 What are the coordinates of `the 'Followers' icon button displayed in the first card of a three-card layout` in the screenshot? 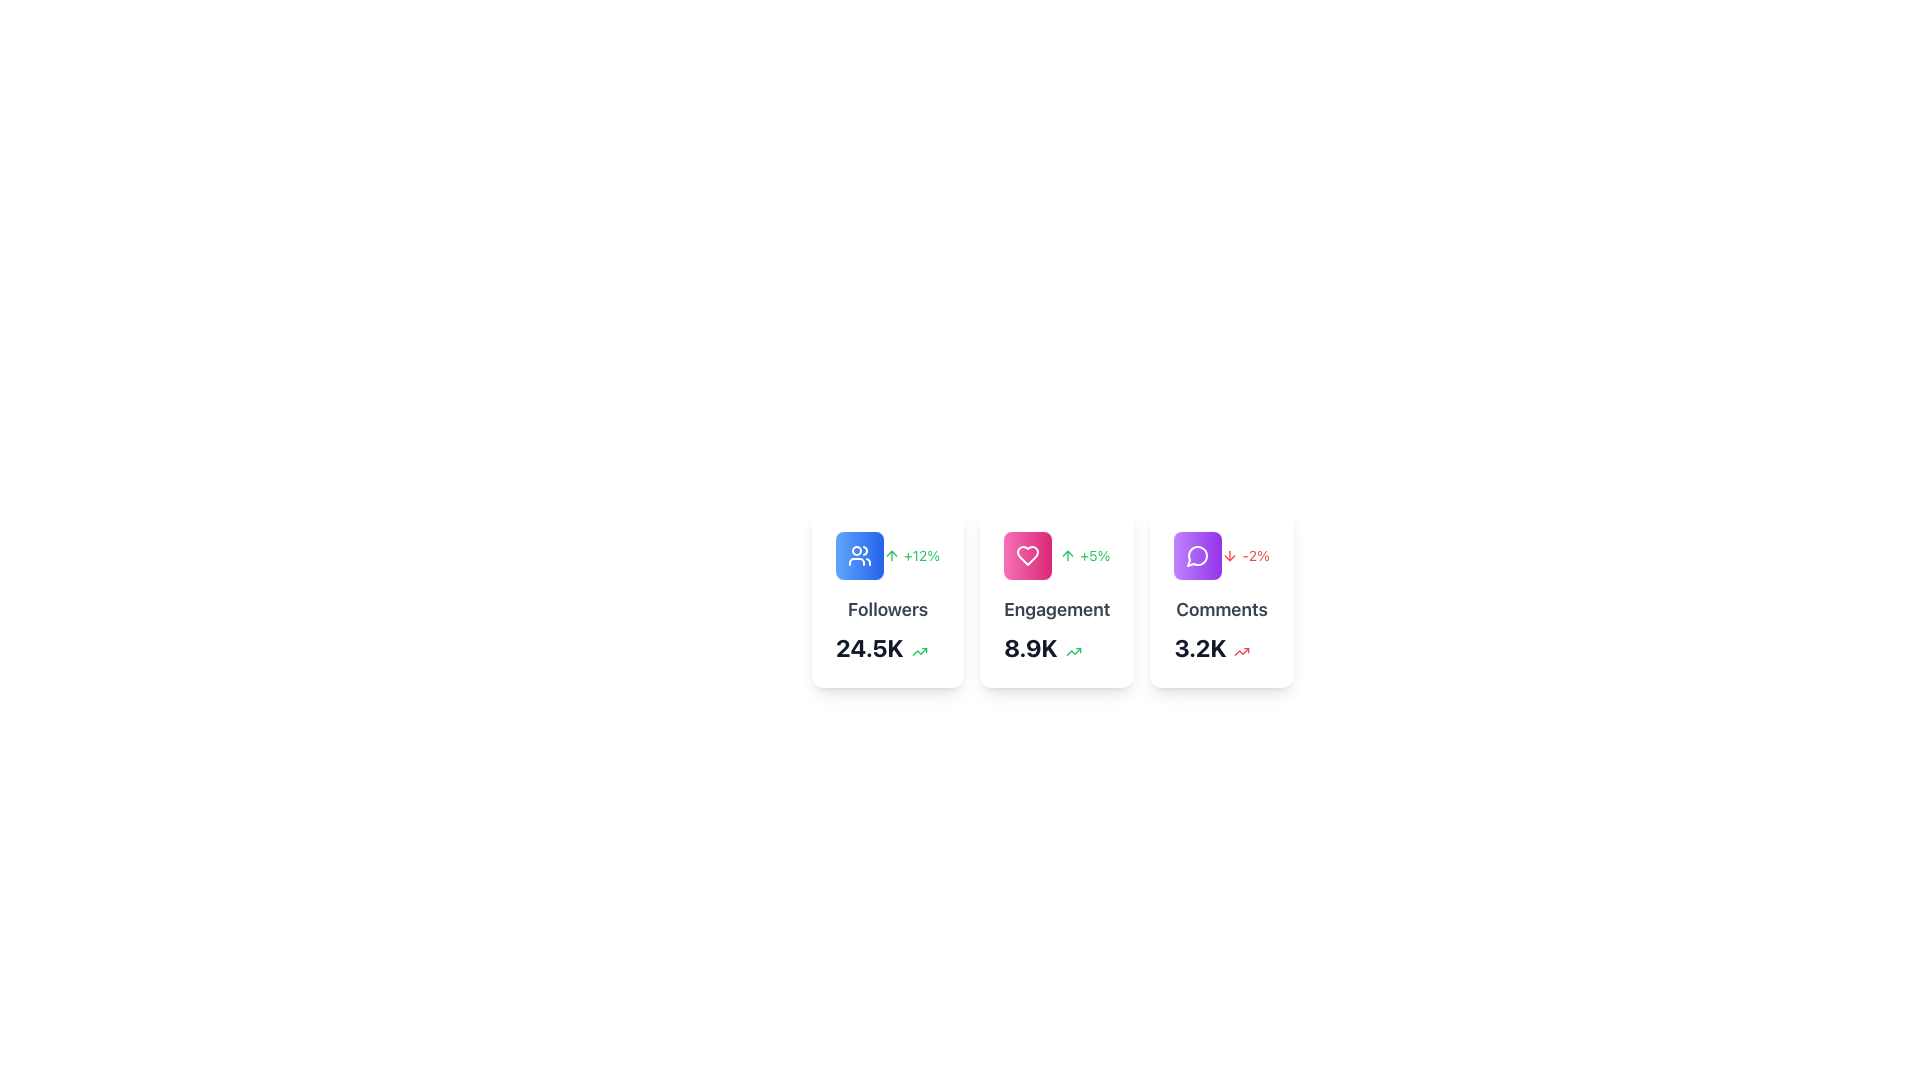 It's located at (859, 555).